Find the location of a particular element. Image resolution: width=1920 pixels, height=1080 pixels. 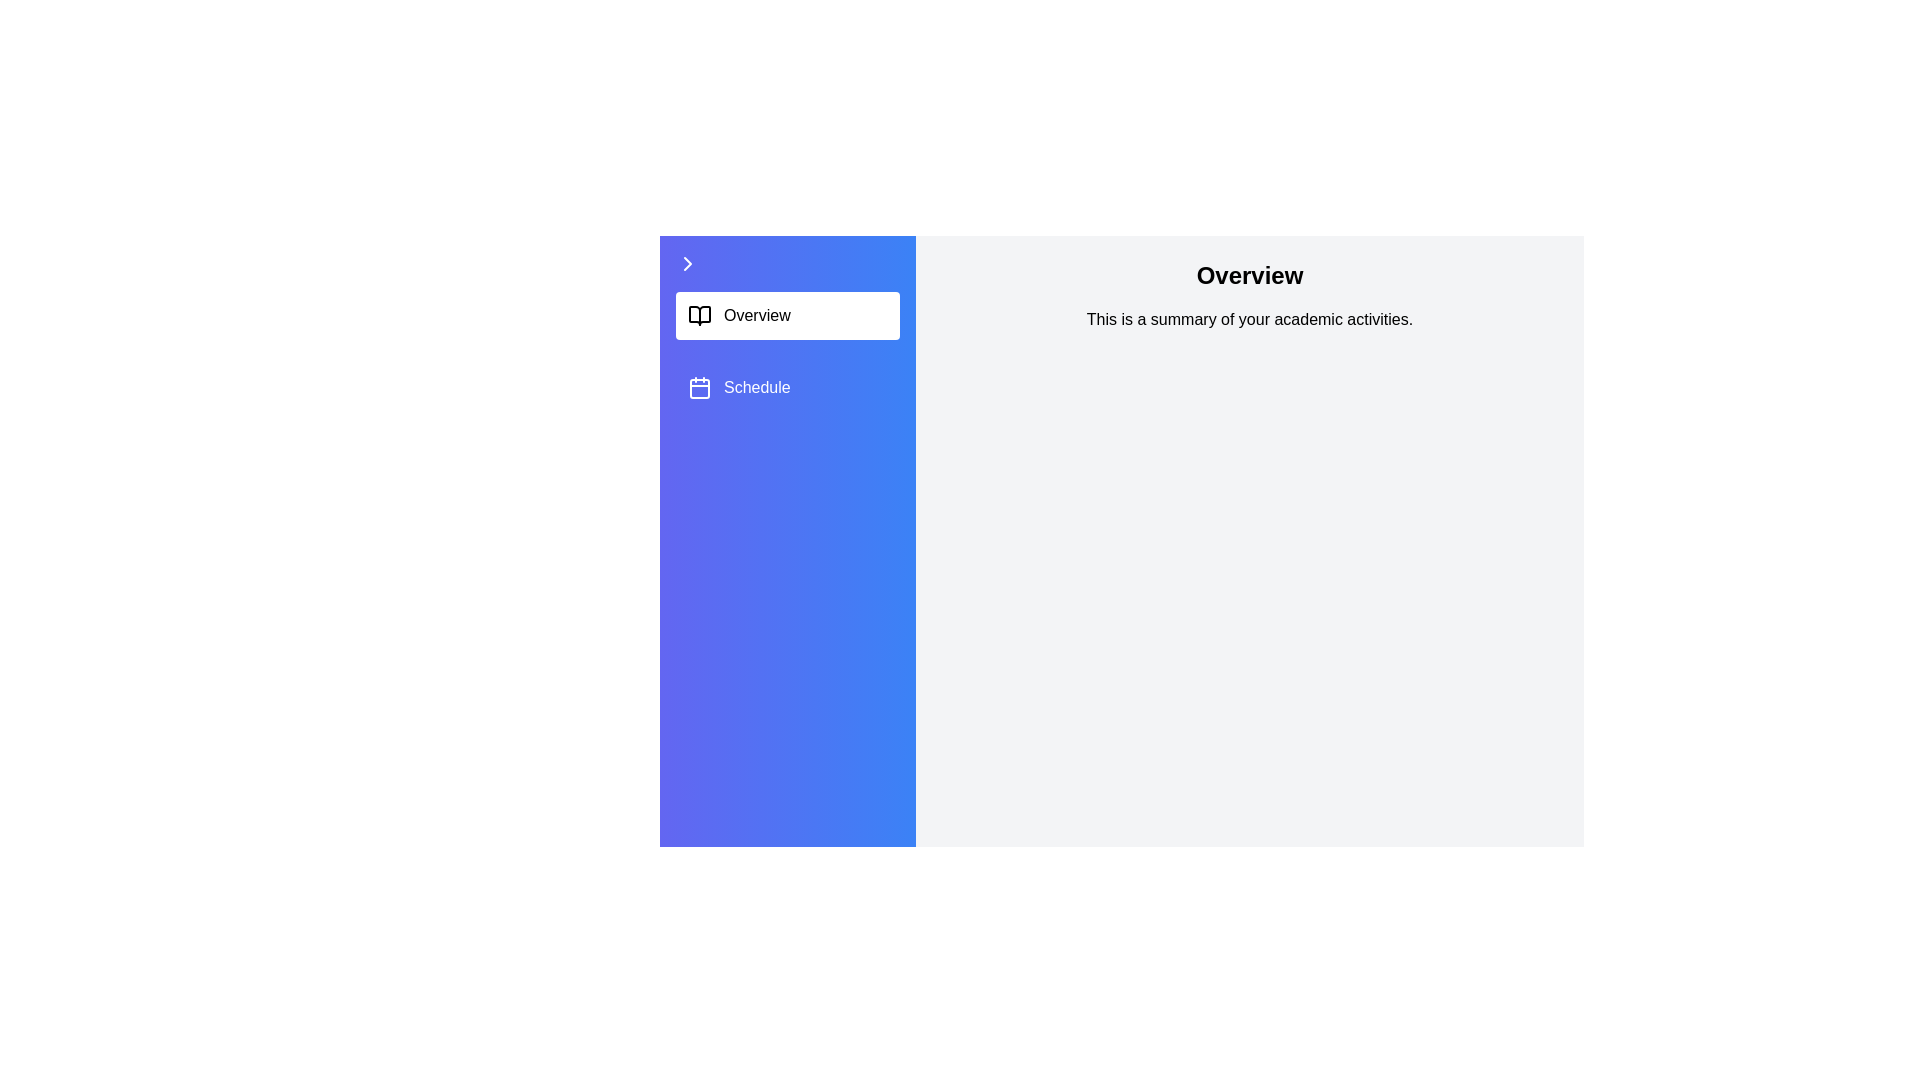

the 'Schedule' tab to display its content is located at coordinates (786, 388).